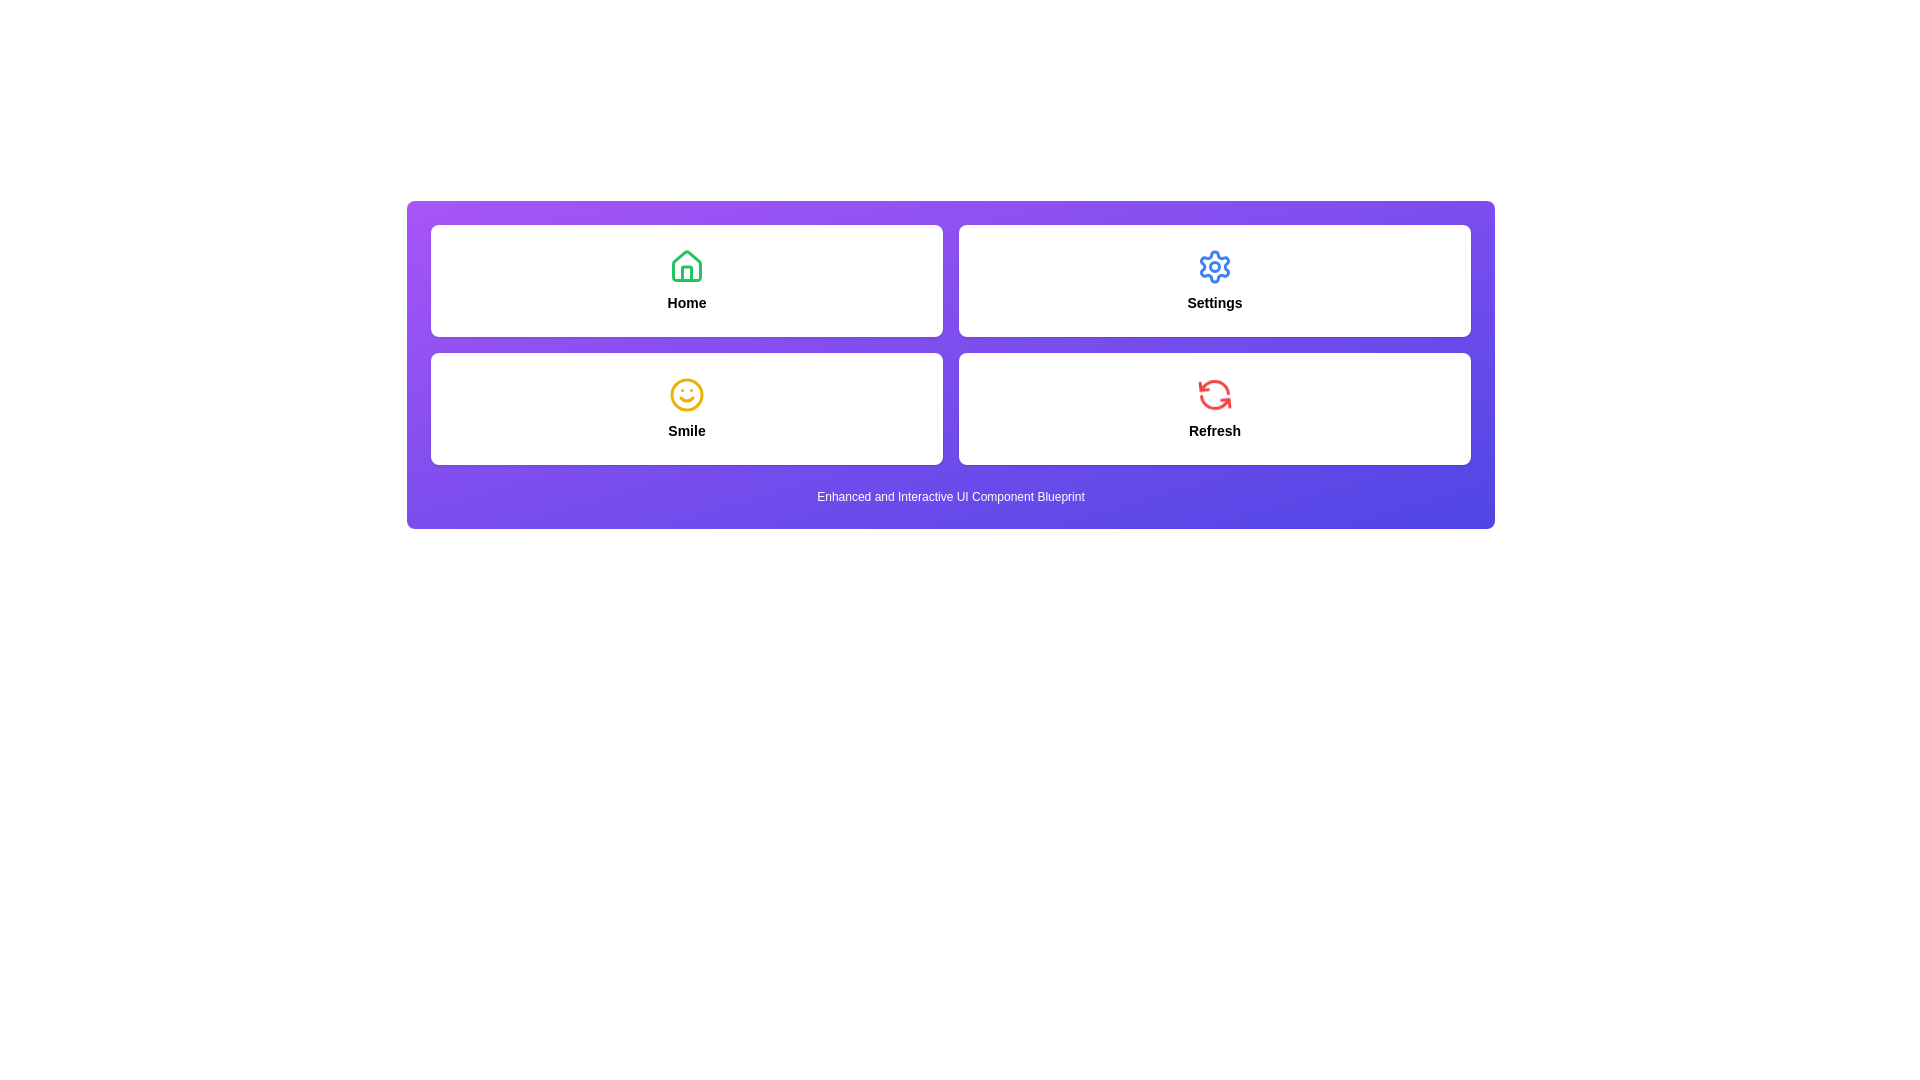 The height and width of the screenshot is (1080, 1920). Describe the element at coordinates (1213, 430) in the screenshot. I see `the descriptive text label for the refresh function located at the bottom-right corner of the four-card grid layout` at that location.